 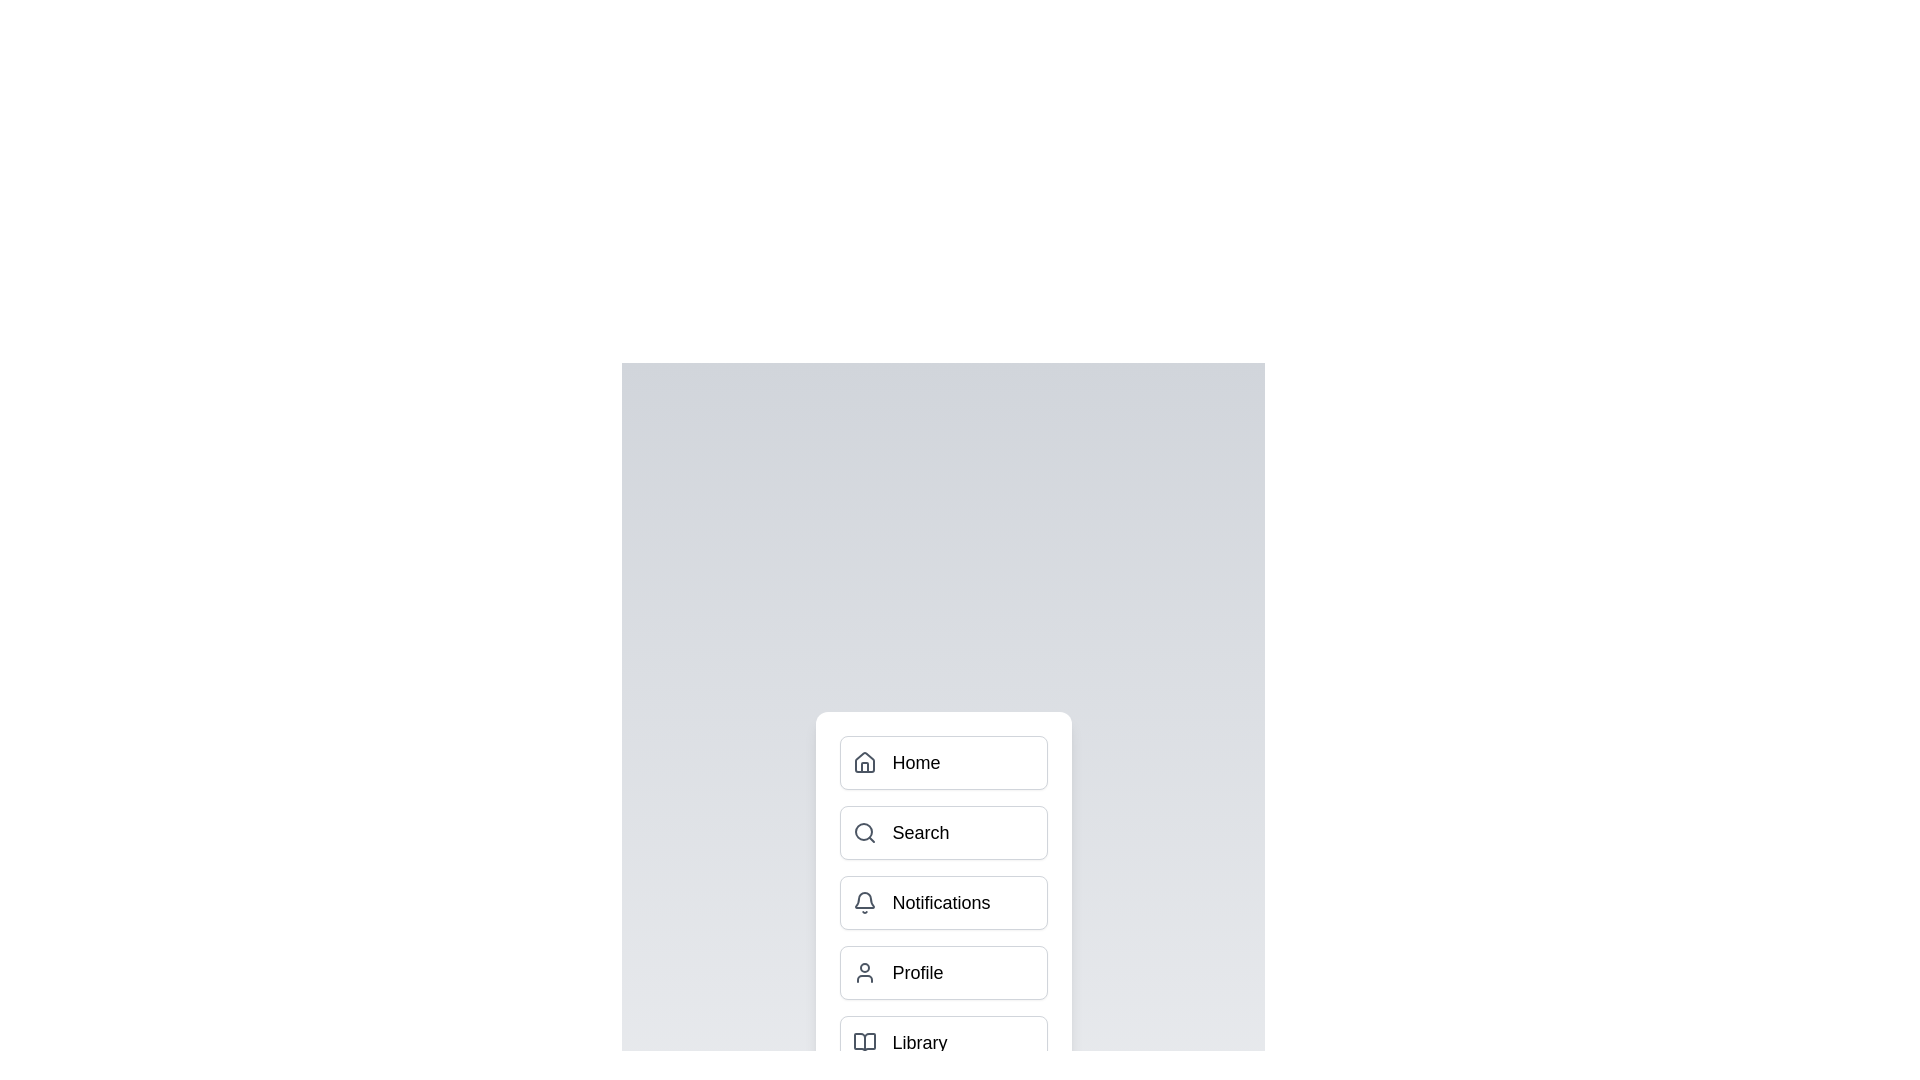 What do you see at coordinates (942, 833) in the screenshot?
I see `the menu item button labeled Search to toggle its submenu` at bounding box center [942, 833].